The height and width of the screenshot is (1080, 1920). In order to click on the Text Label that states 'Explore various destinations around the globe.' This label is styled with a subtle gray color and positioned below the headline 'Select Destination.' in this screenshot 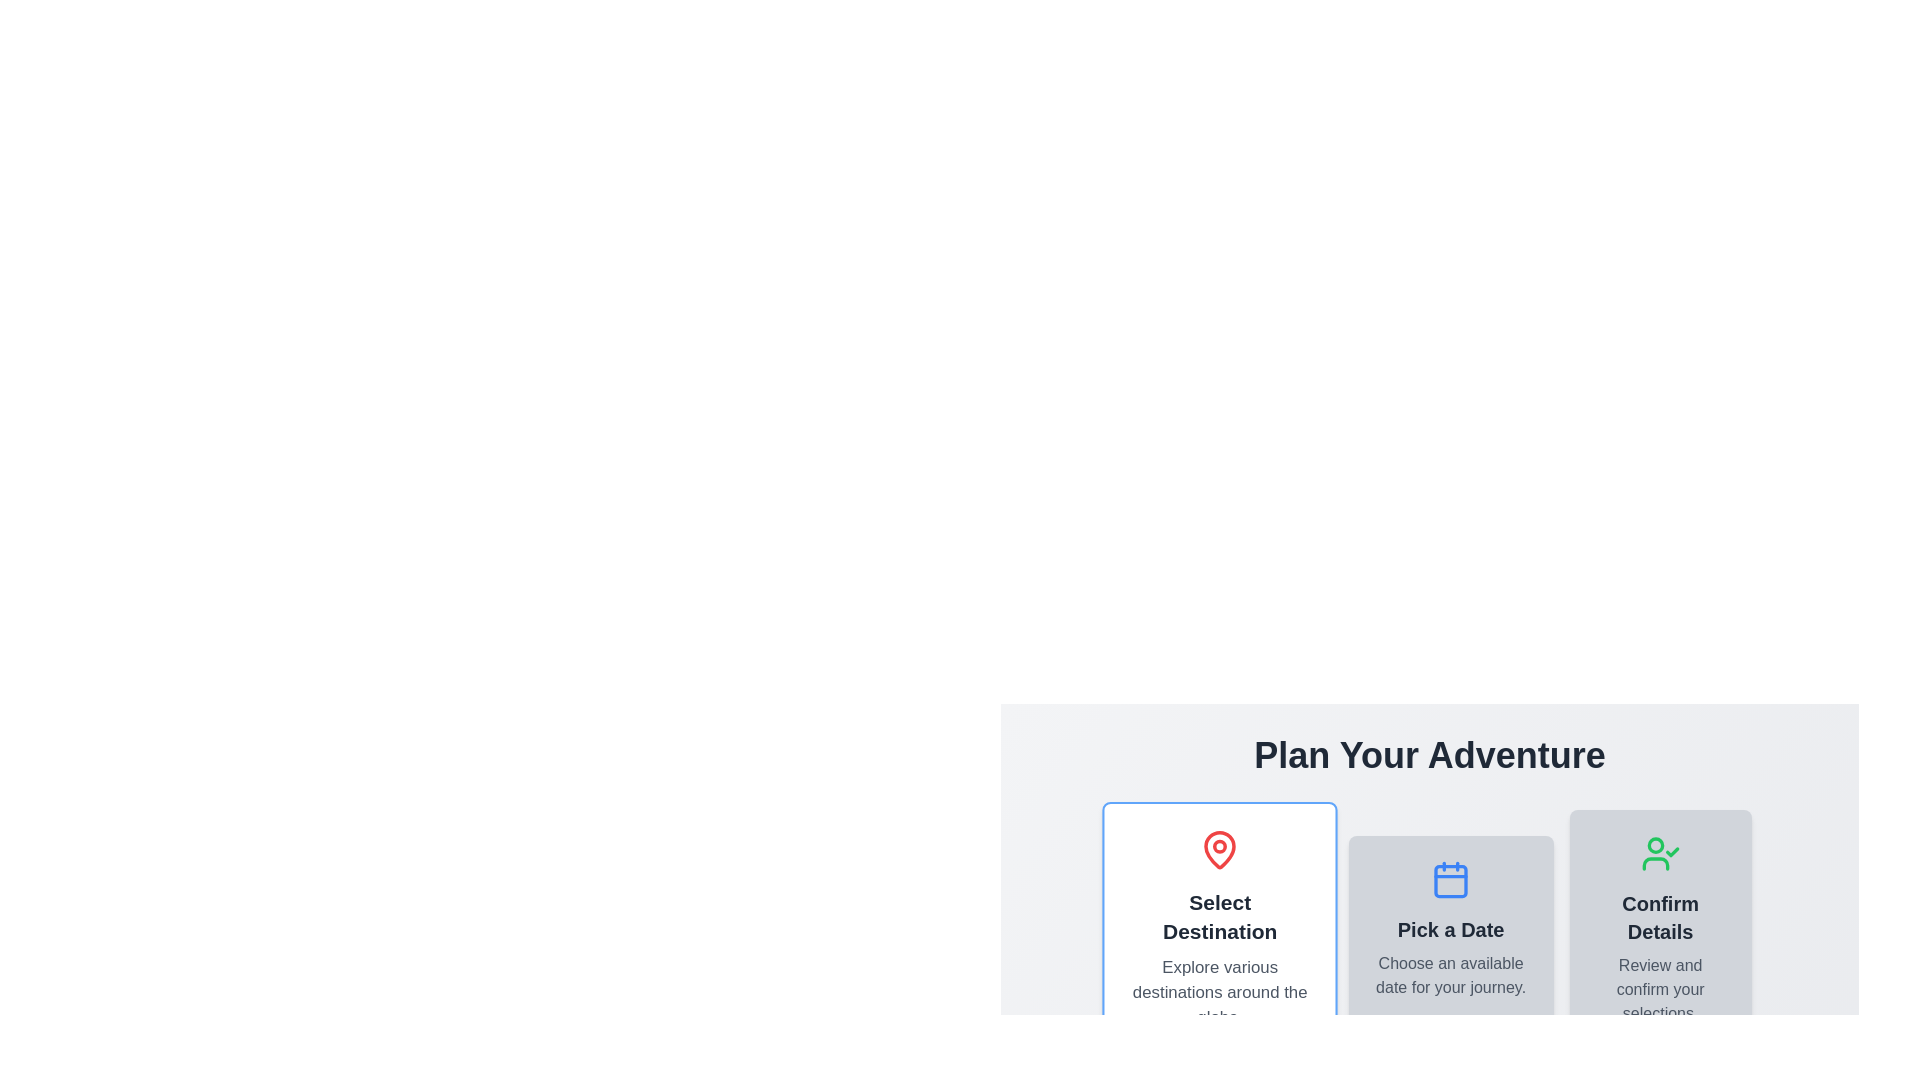, I will do `click(1219, 992)`.